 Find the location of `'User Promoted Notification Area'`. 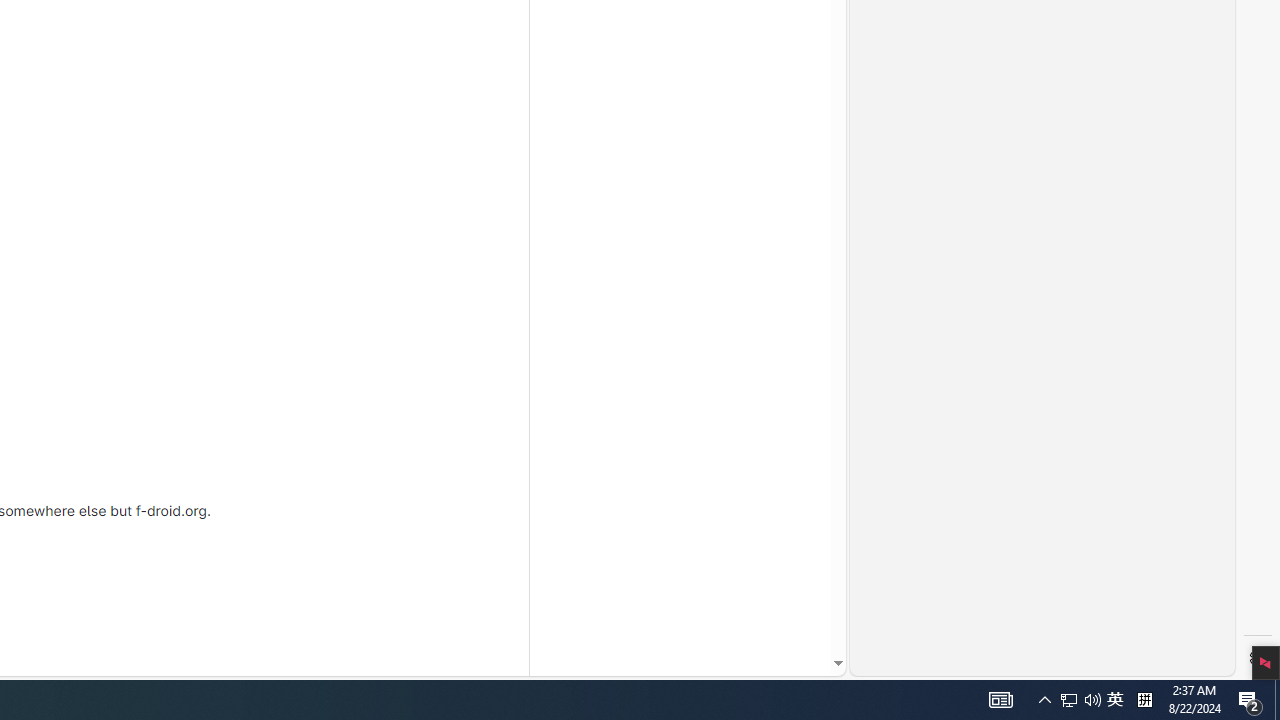

'User Promoted Notification Area' is located at coordinates (1068, 698).